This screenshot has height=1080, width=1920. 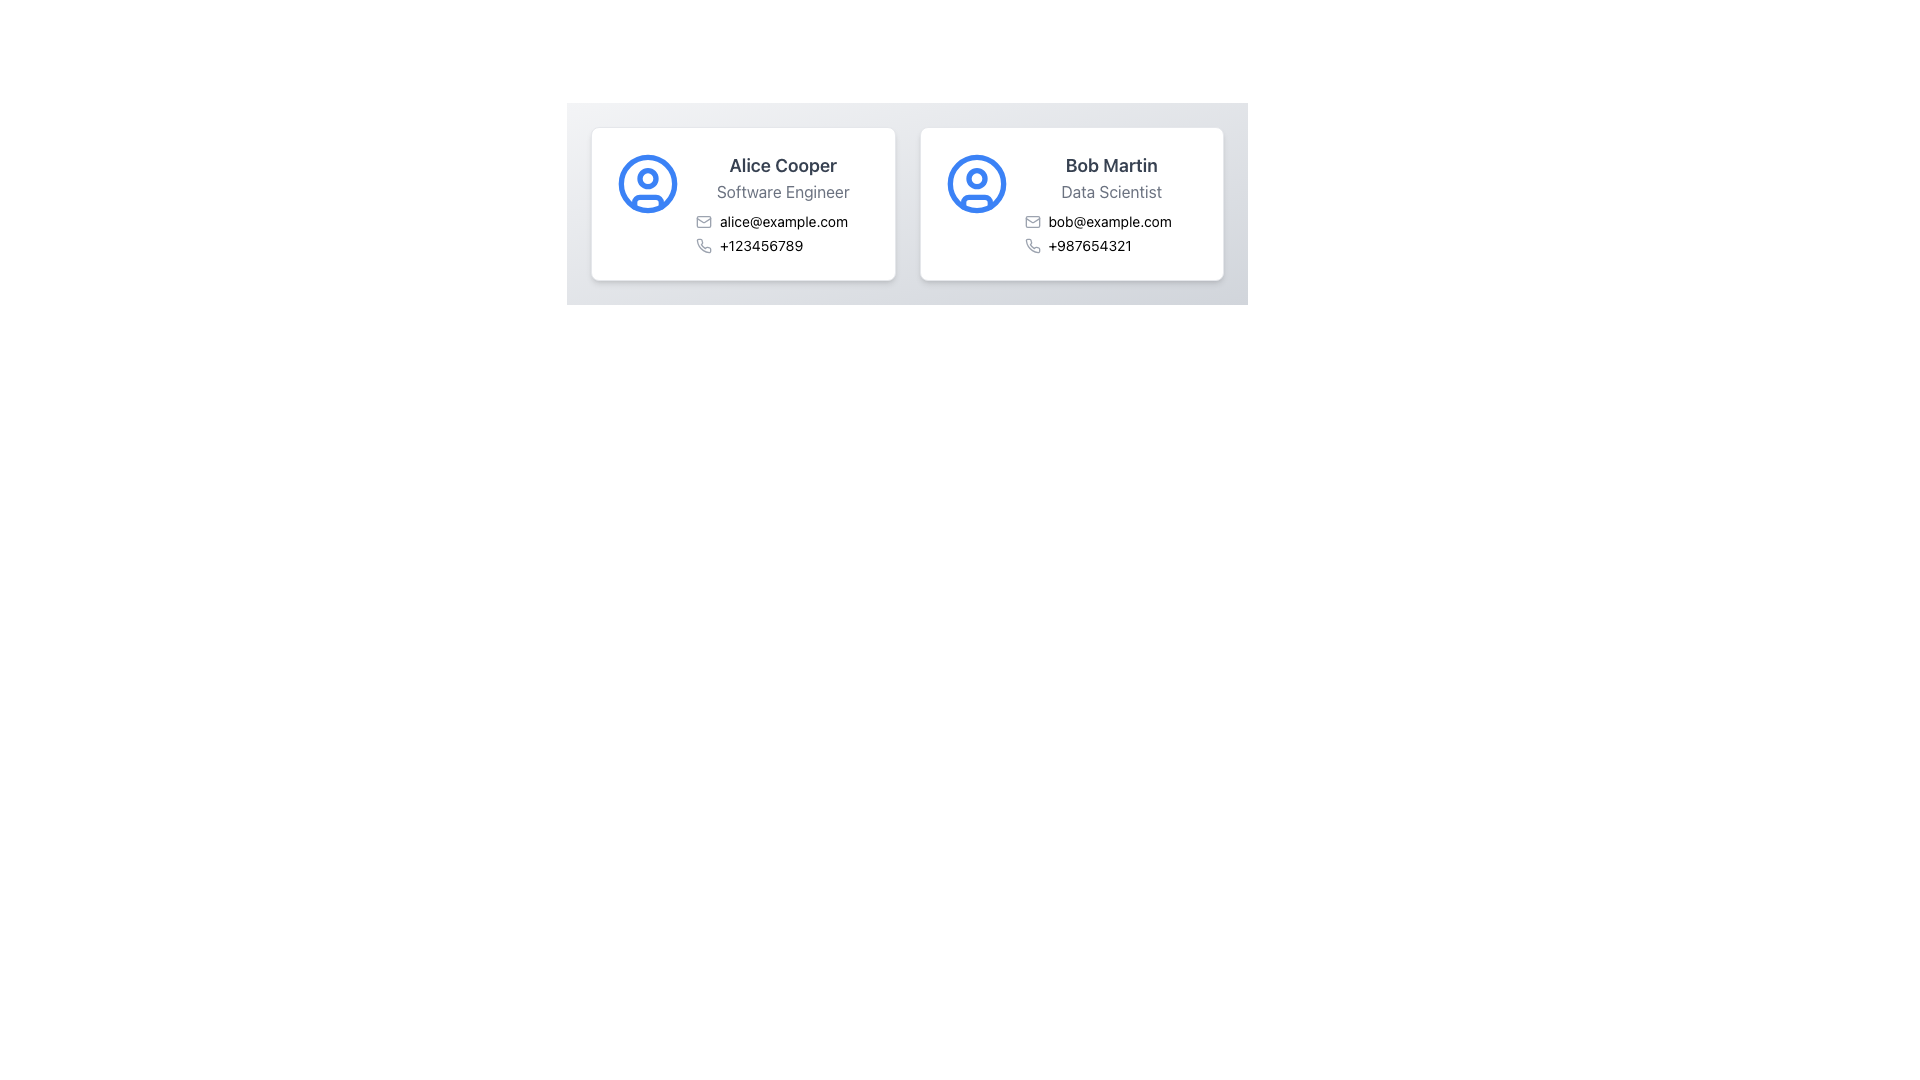 I want to click on the small phone icon, which is styled in light gray and located to the left of the phone number '+987654321' in the profile card of 'Bob Martin', so click(x=1032, y=245).